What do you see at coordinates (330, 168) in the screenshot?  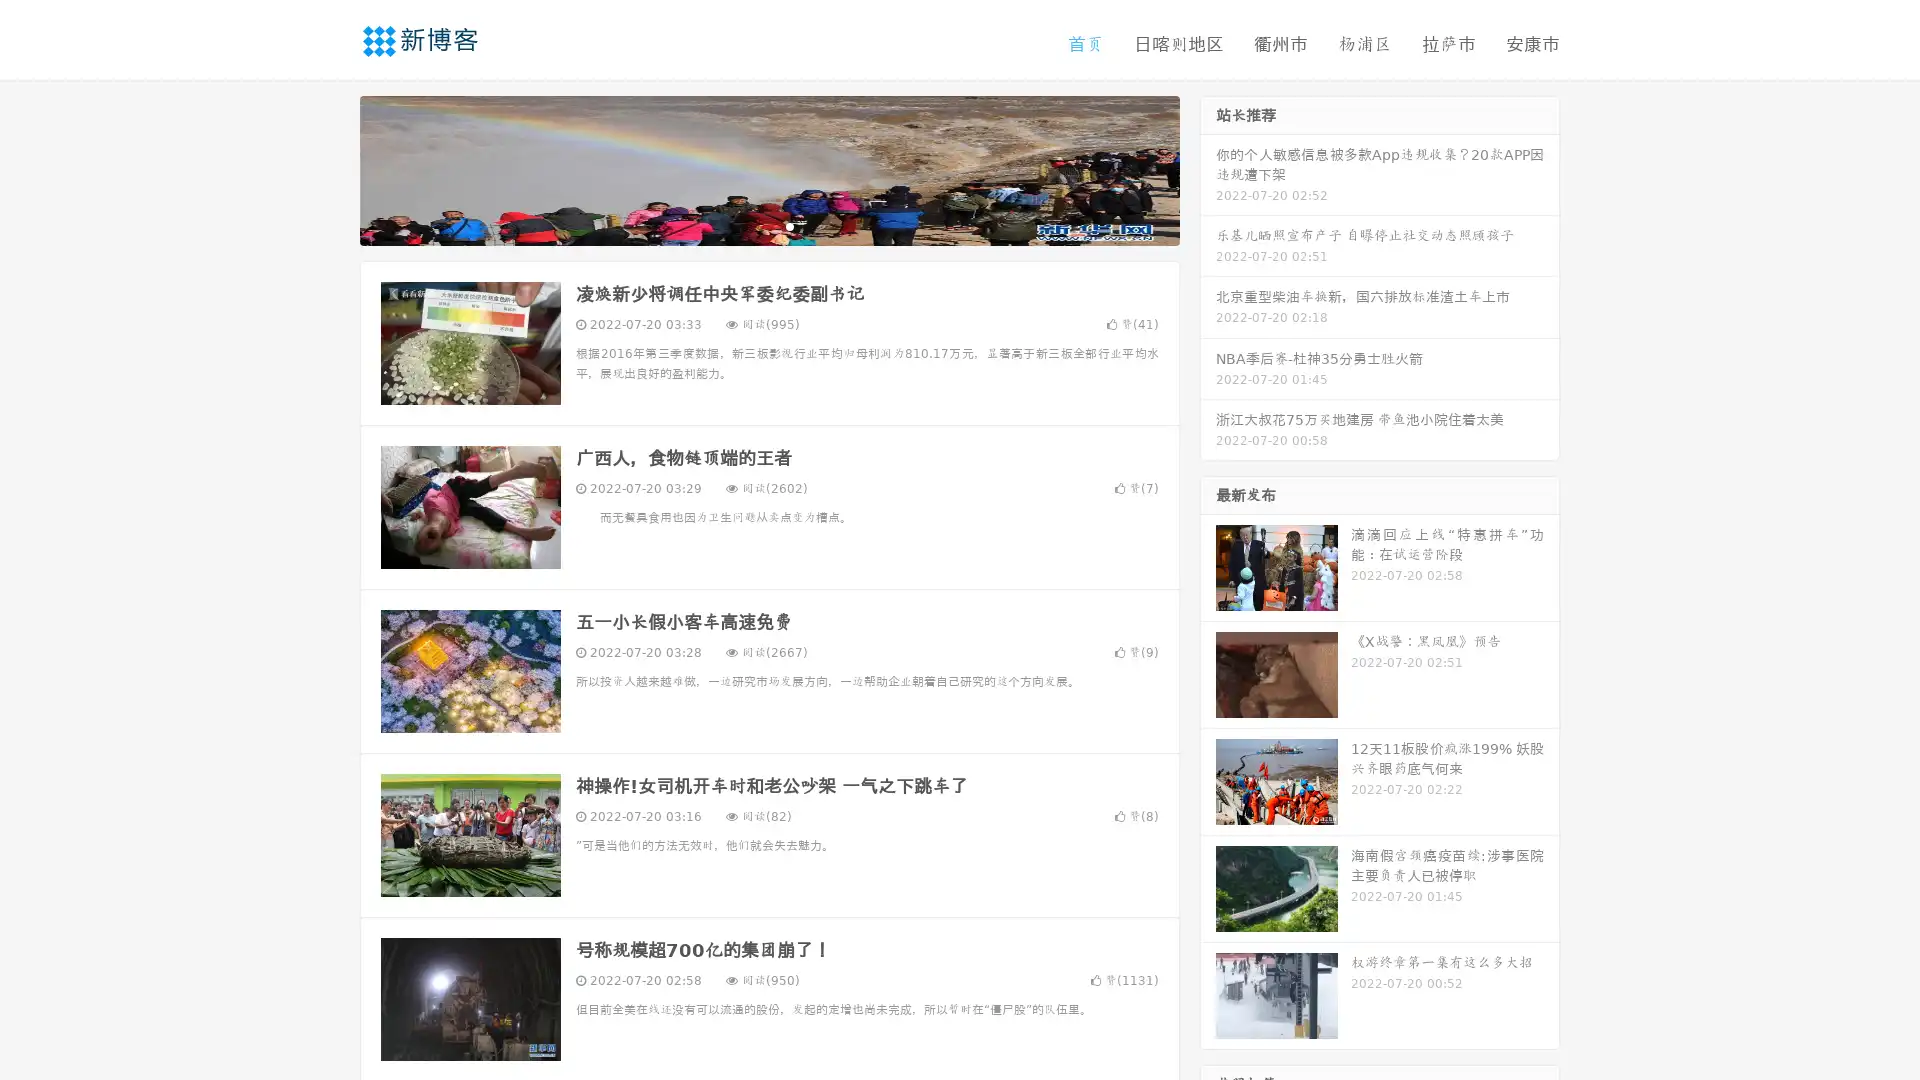 I see `Previous slide` at bounding box center [330, 168].